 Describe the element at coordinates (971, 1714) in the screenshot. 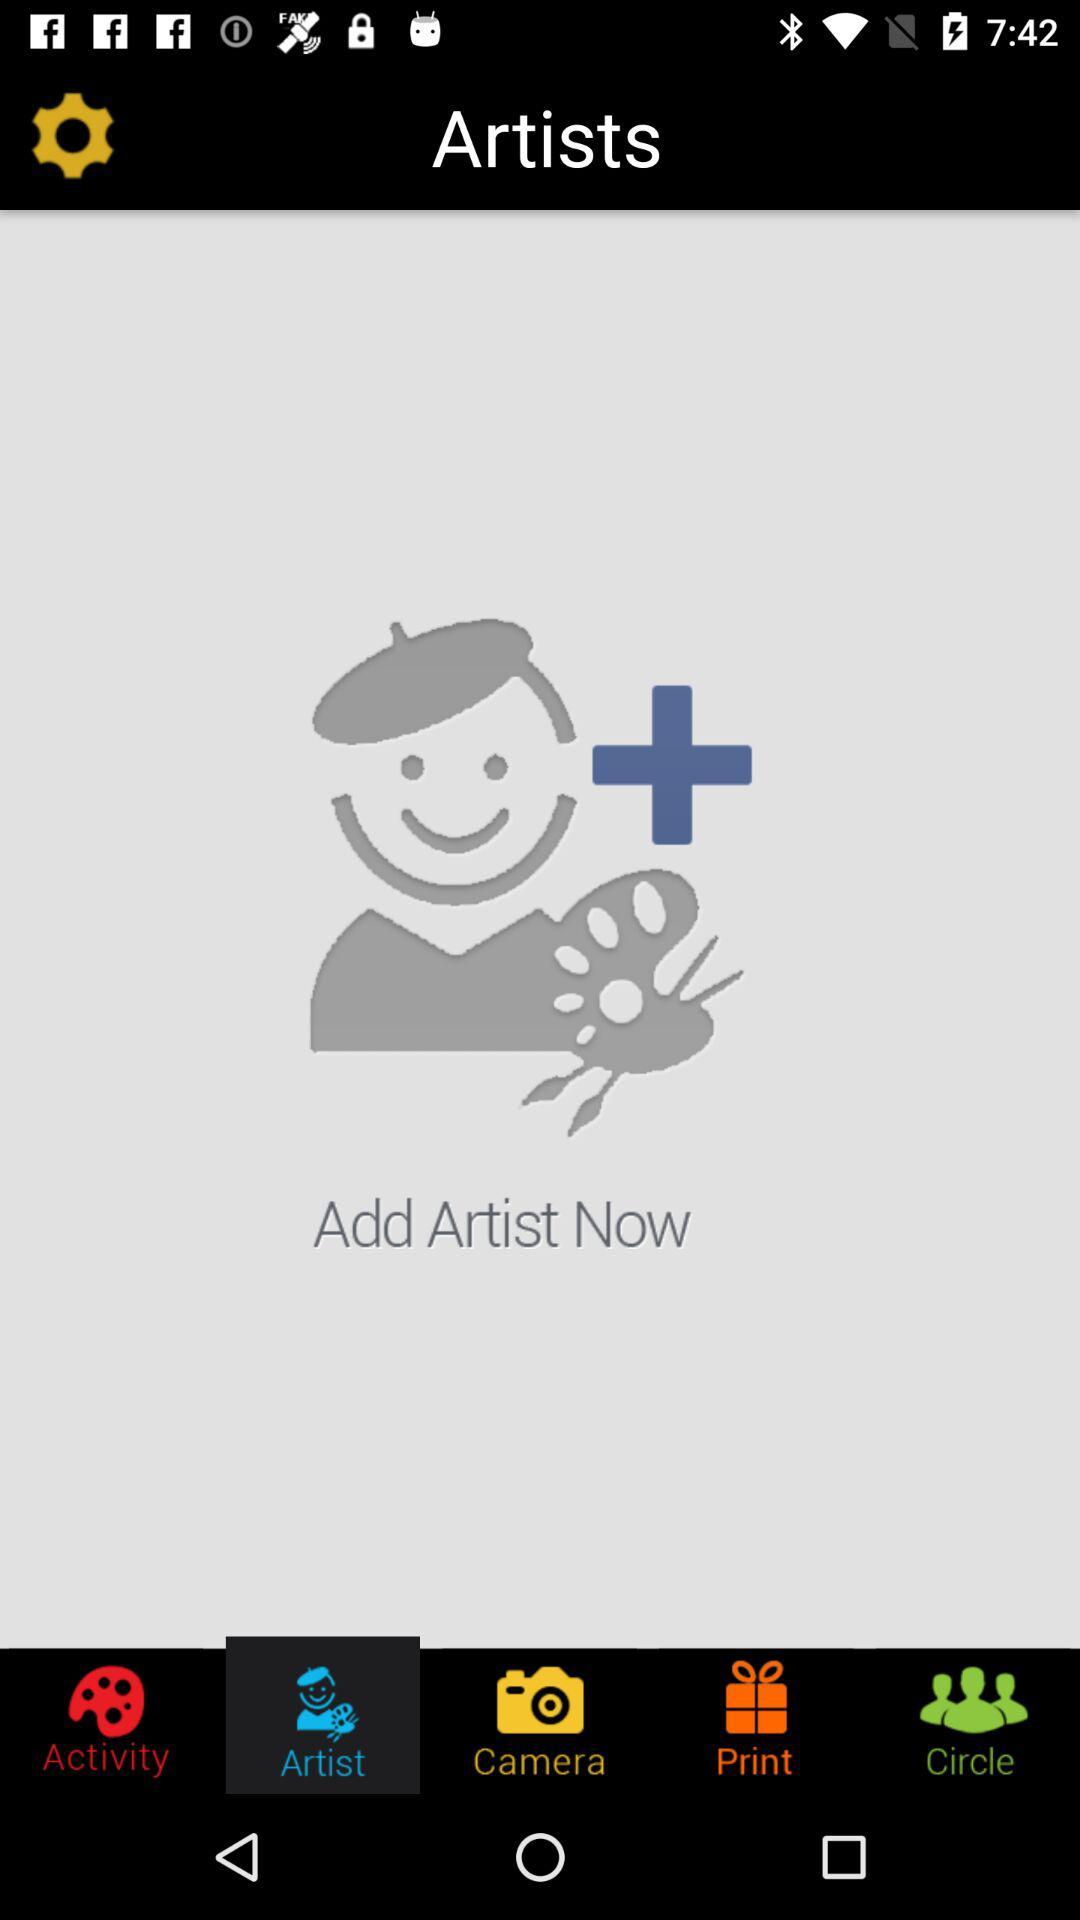

I see `the group icon` at that location.